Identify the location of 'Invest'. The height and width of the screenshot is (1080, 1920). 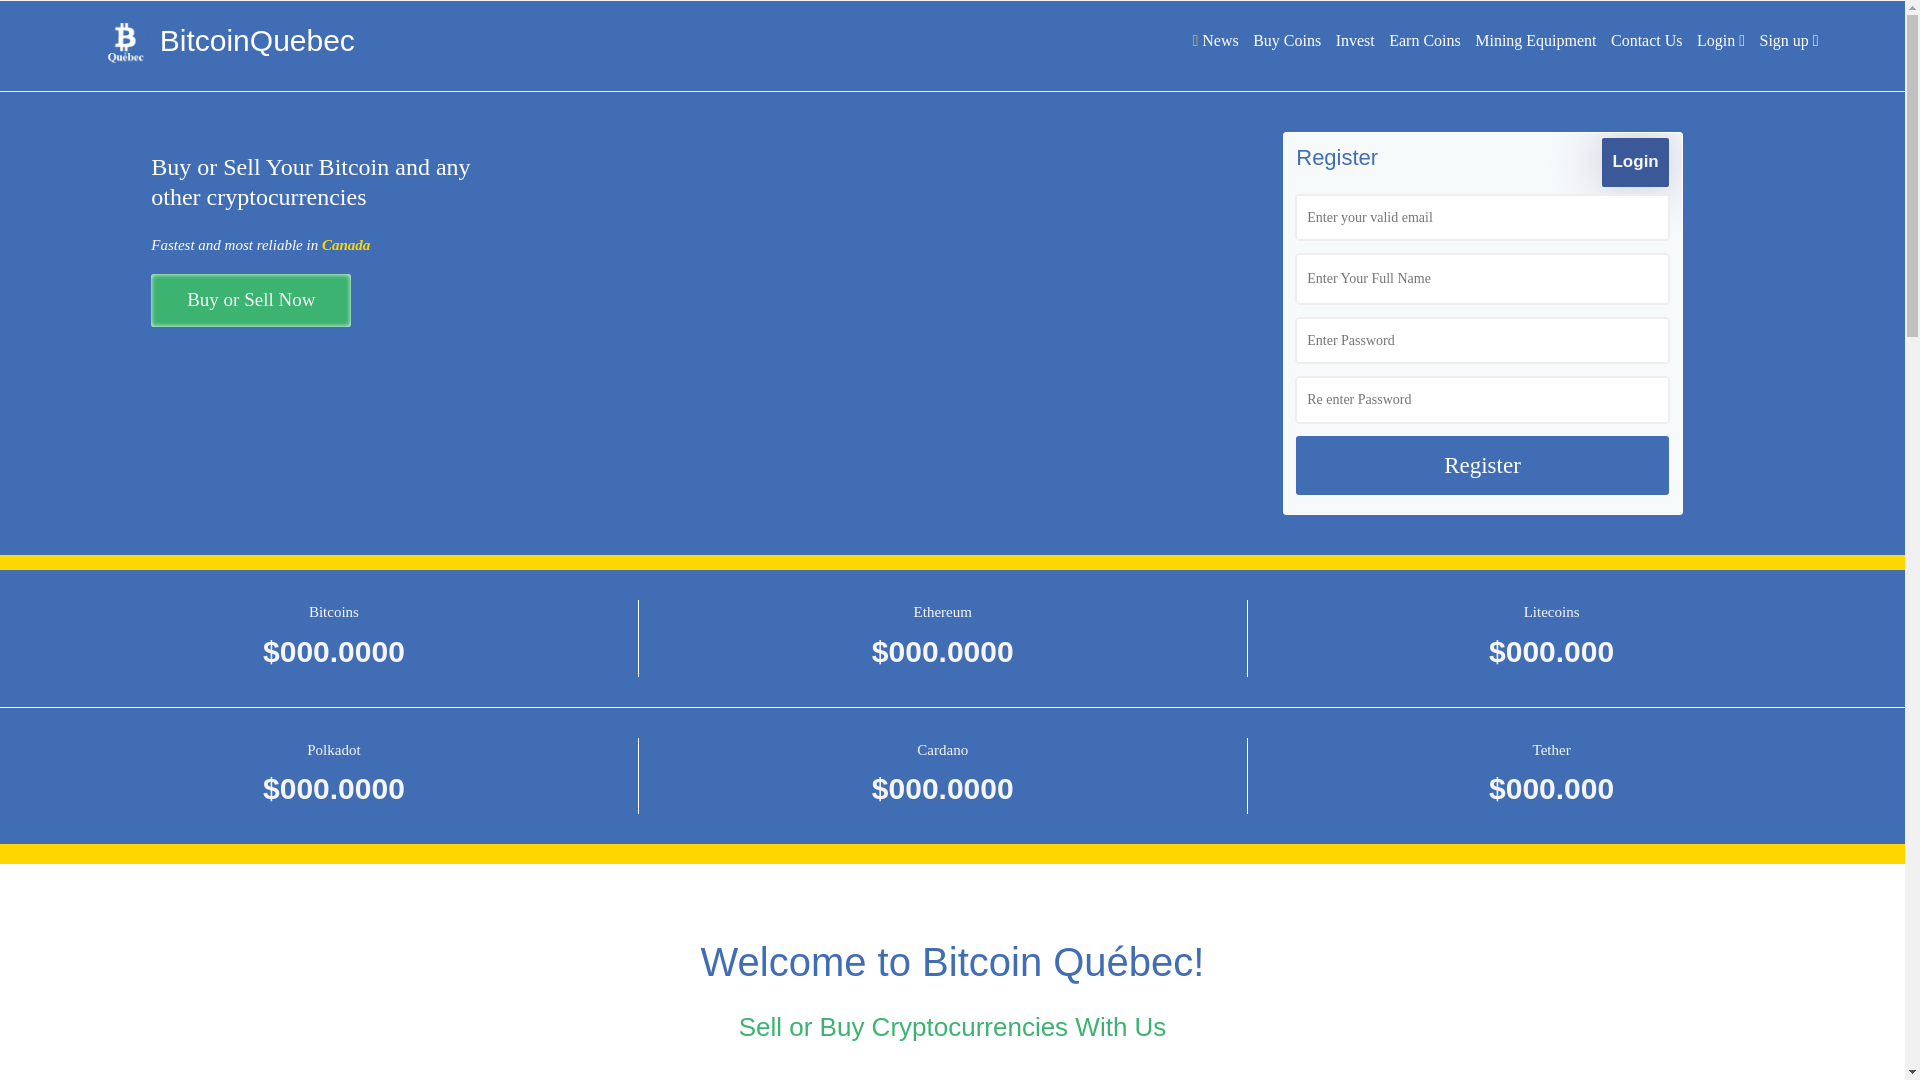
(1355, 40).